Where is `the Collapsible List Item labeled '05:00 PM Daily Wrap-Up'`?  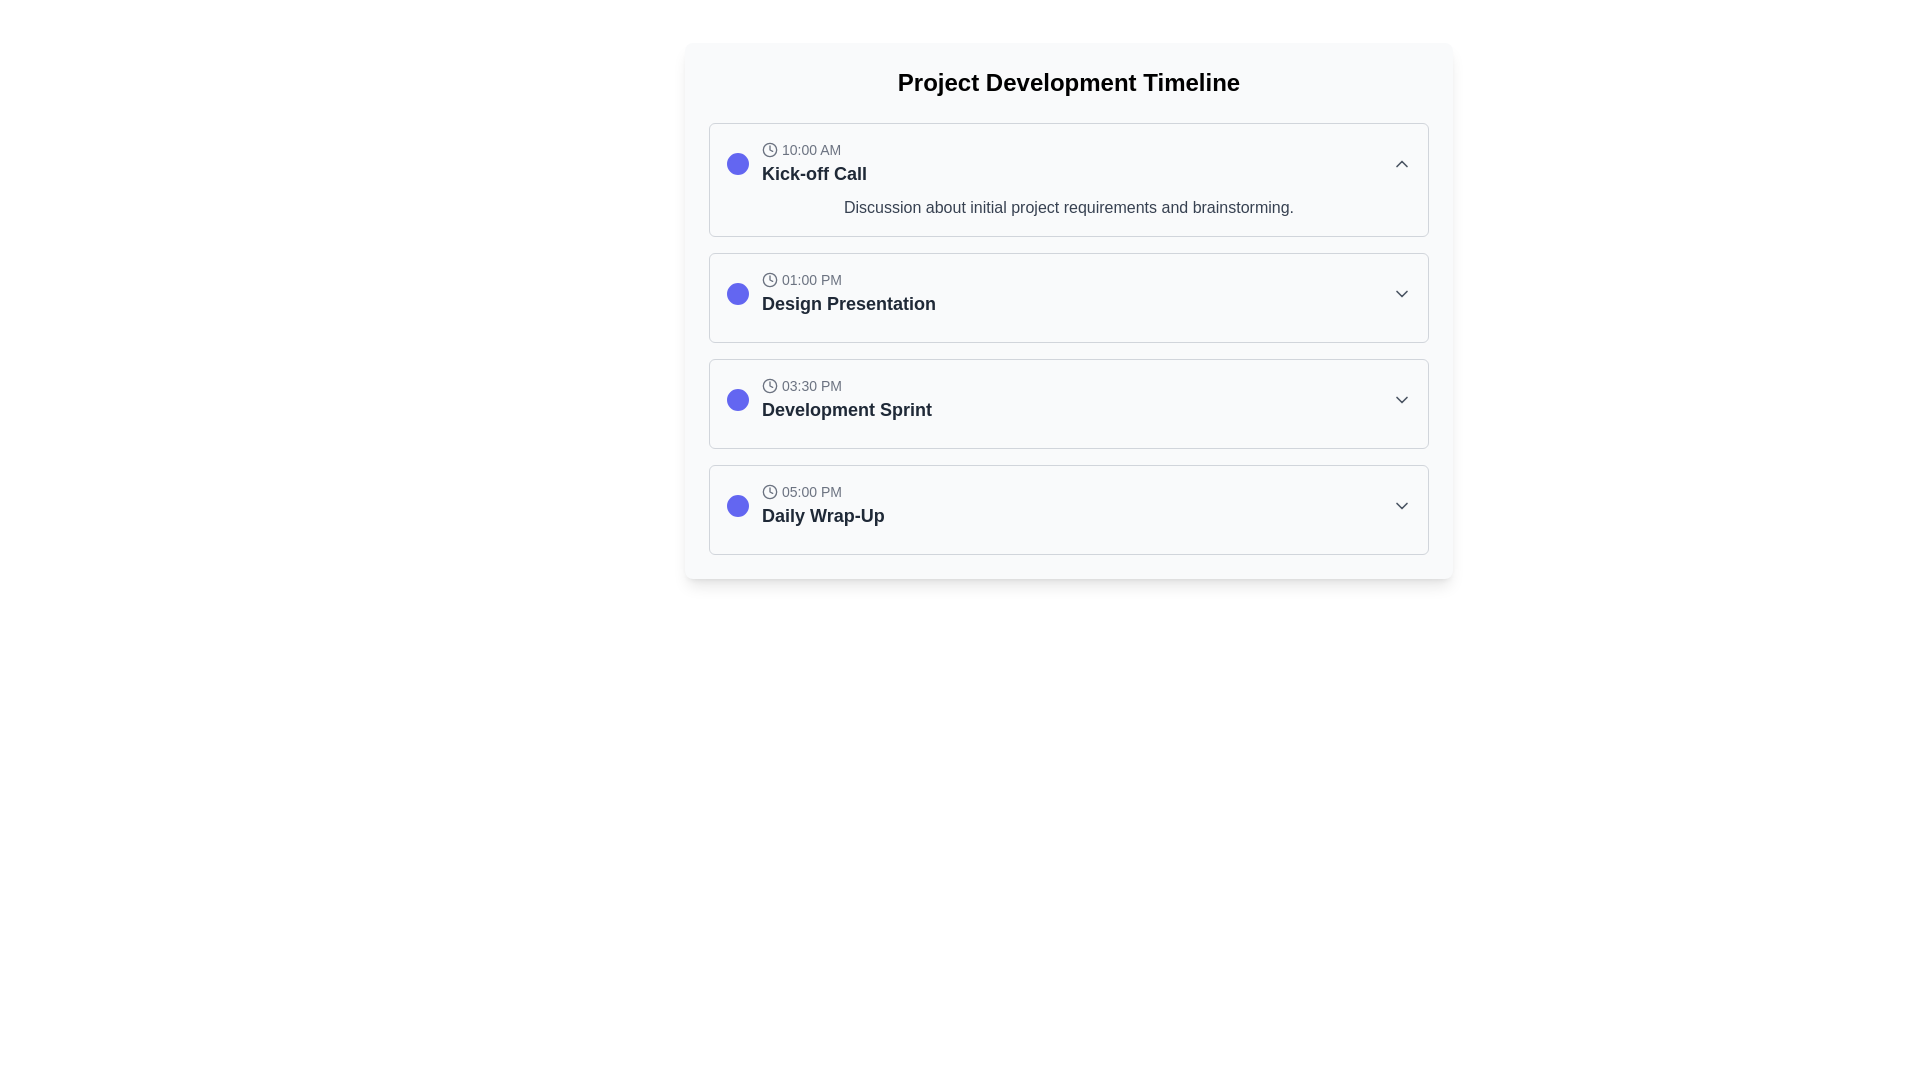
the Collapsible List Item labeled '05:00 PM Daily Wrap-Up' is located at coordinates (1068, 508).